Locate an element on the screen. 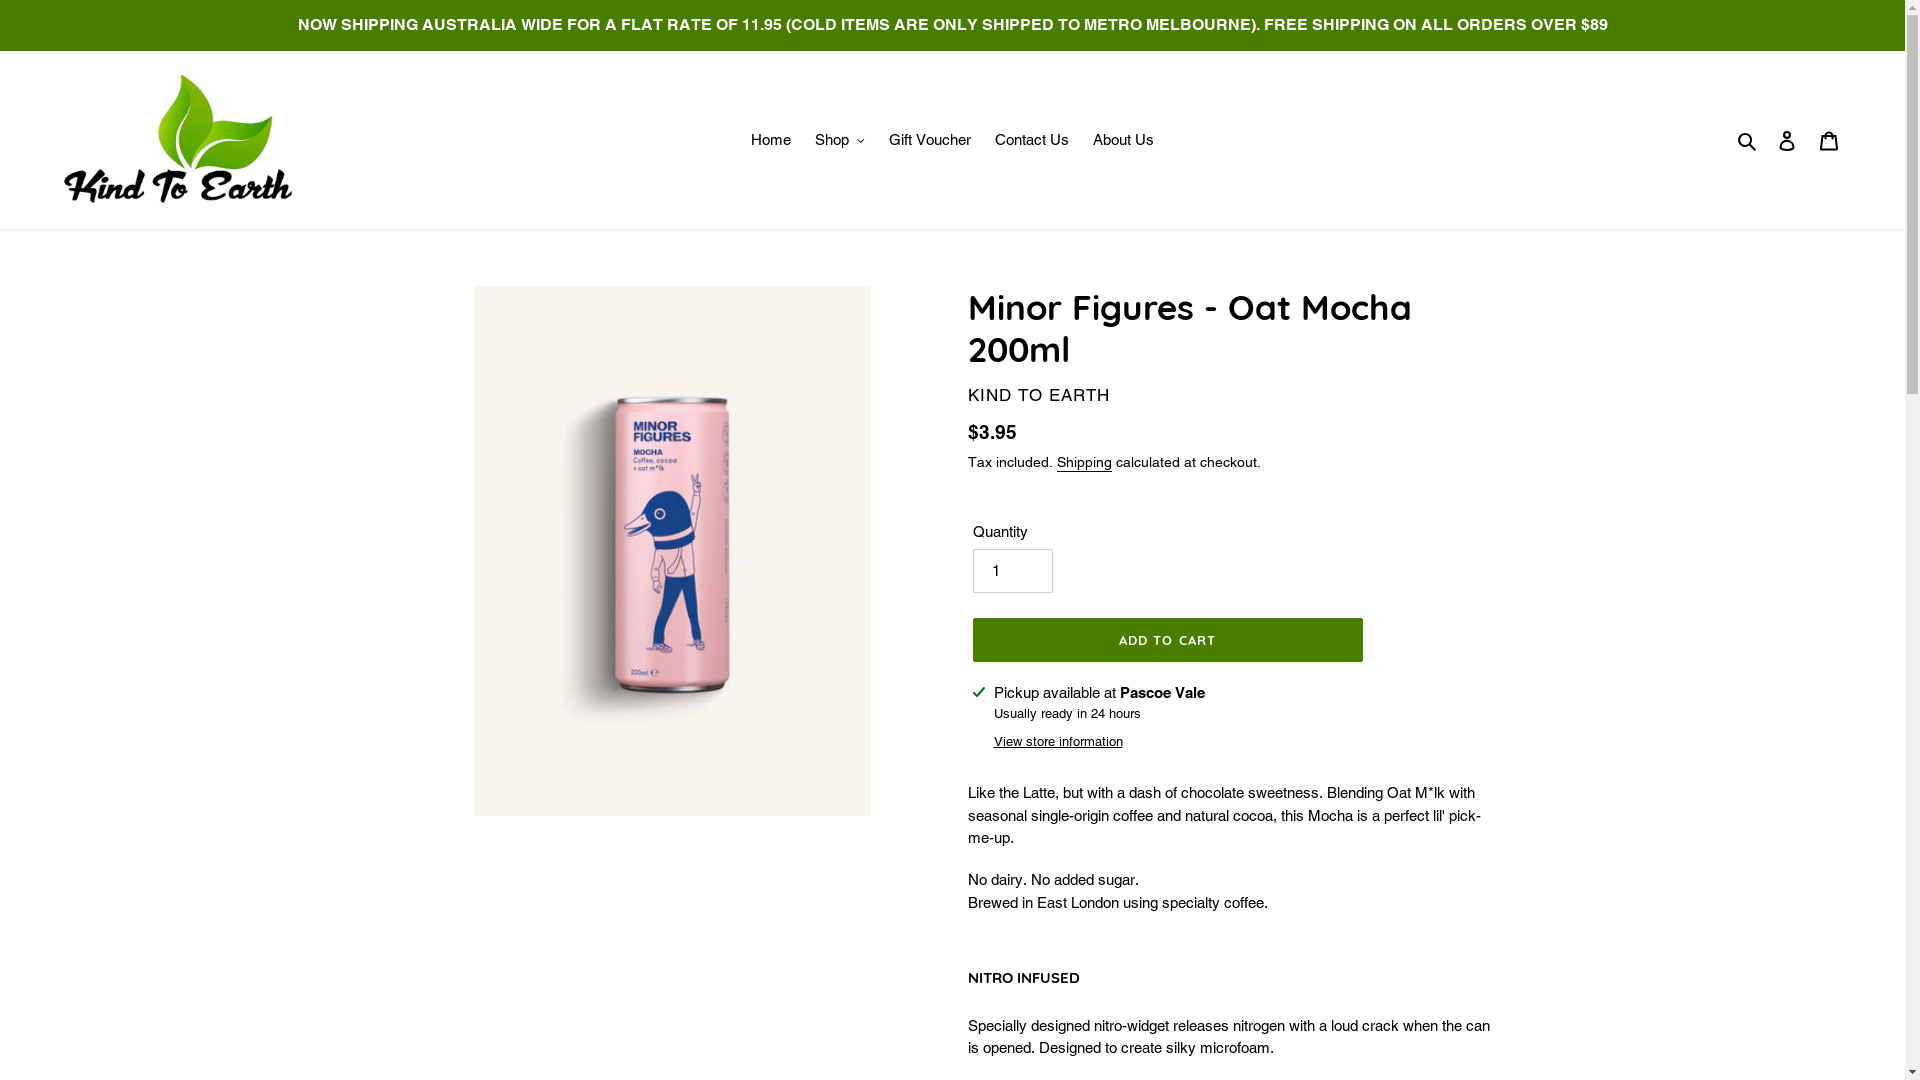  'About Us' is located at coordinates (1123, 139).